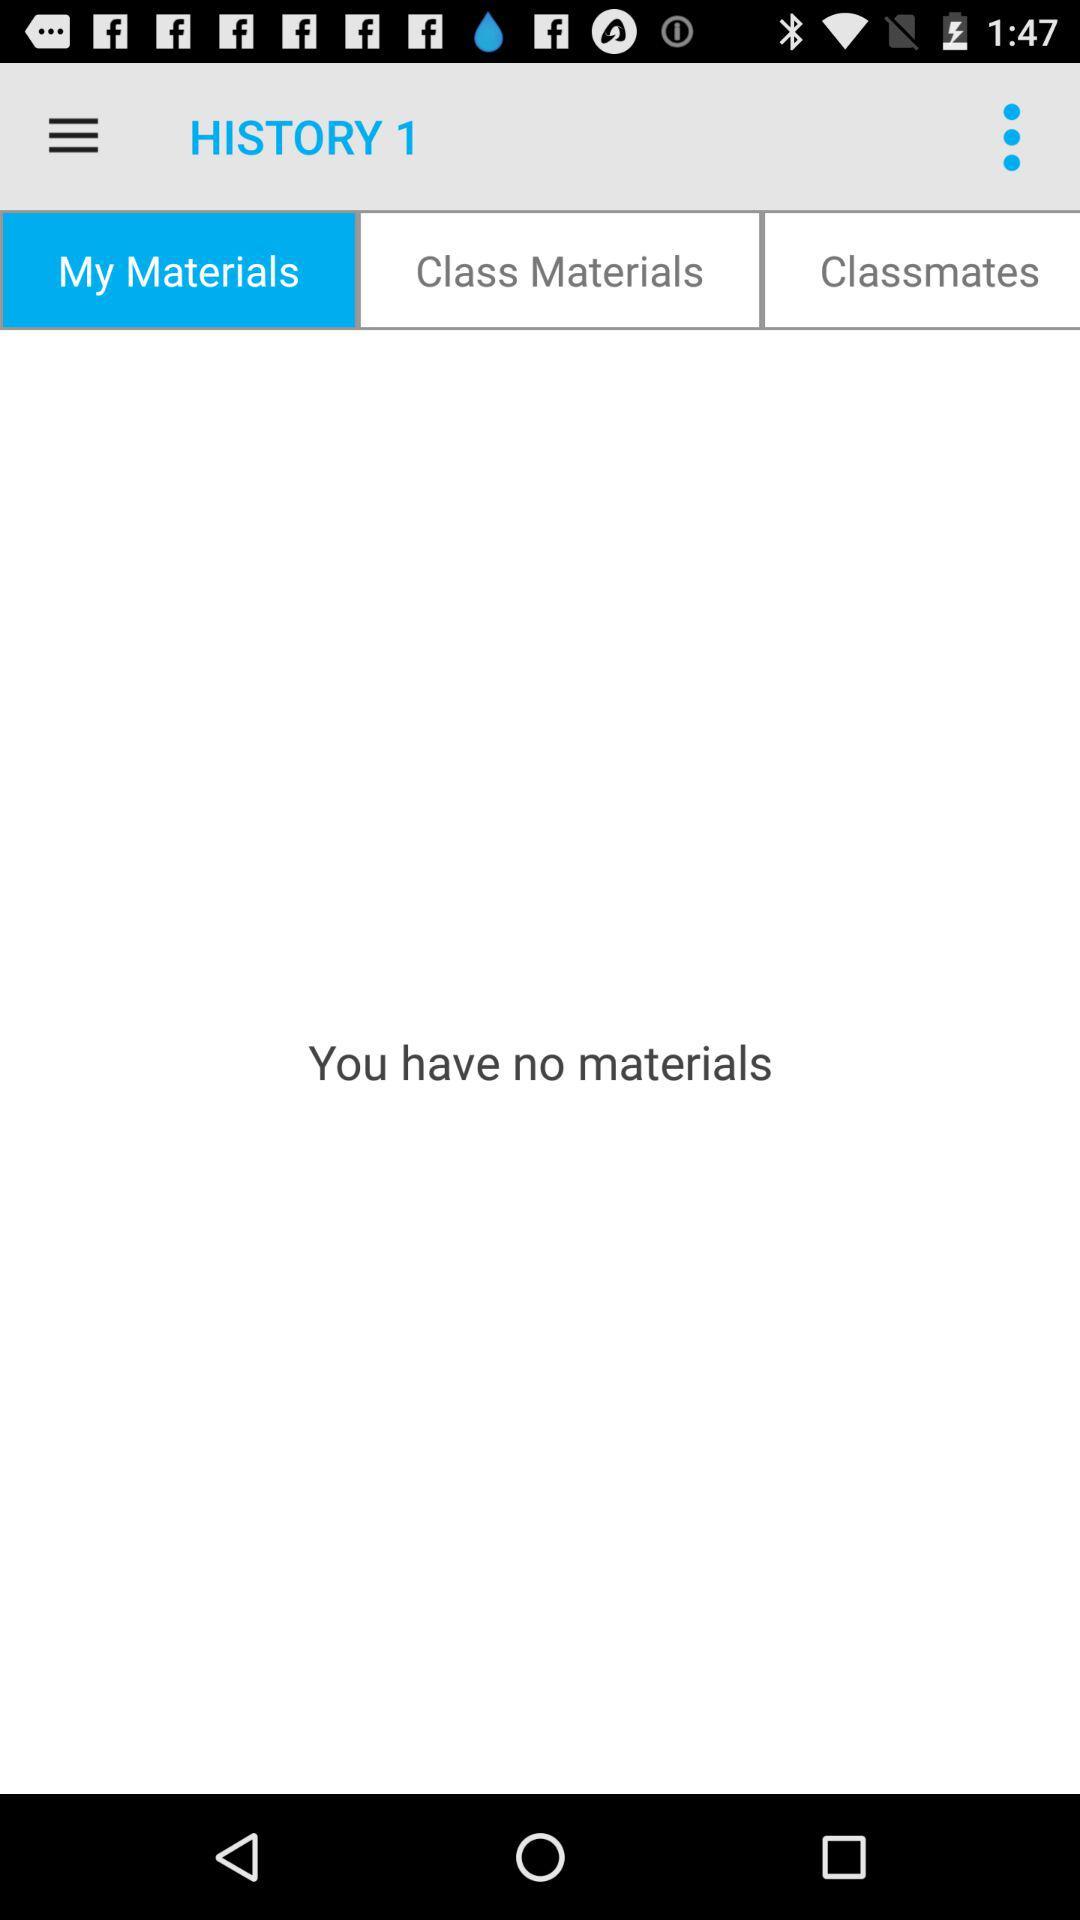 The image size is (1080, 1920). What do you see at coordinates (559, 268) in the screenshot?
I see `item next to the classmates` at bounding box center [559, 268].